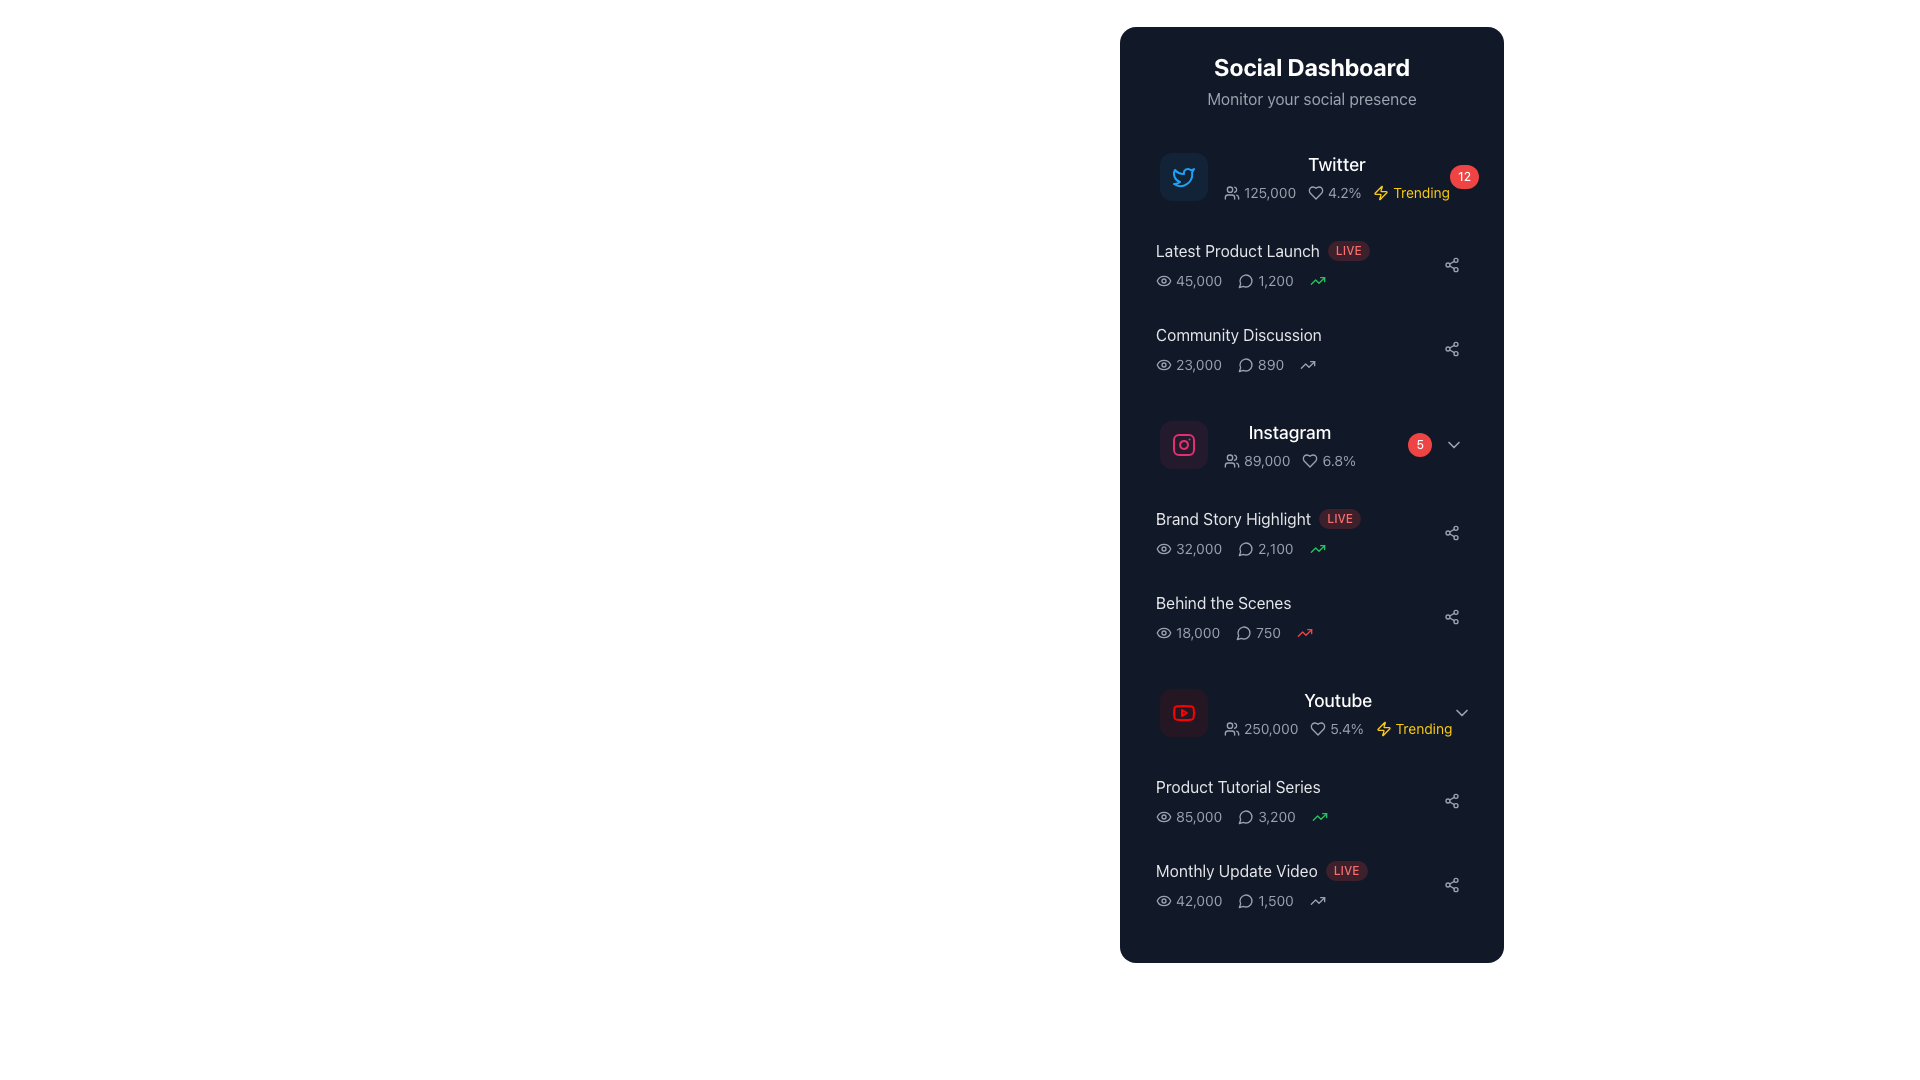  What do you see at coordinates (1454, 443) in the screenshot?
I see `the chevron arrow icon located to the right of the red badge showing the number '5', which is aligned with the 'Instagram' section in the dashboard` at bounding box center [1454, 443].